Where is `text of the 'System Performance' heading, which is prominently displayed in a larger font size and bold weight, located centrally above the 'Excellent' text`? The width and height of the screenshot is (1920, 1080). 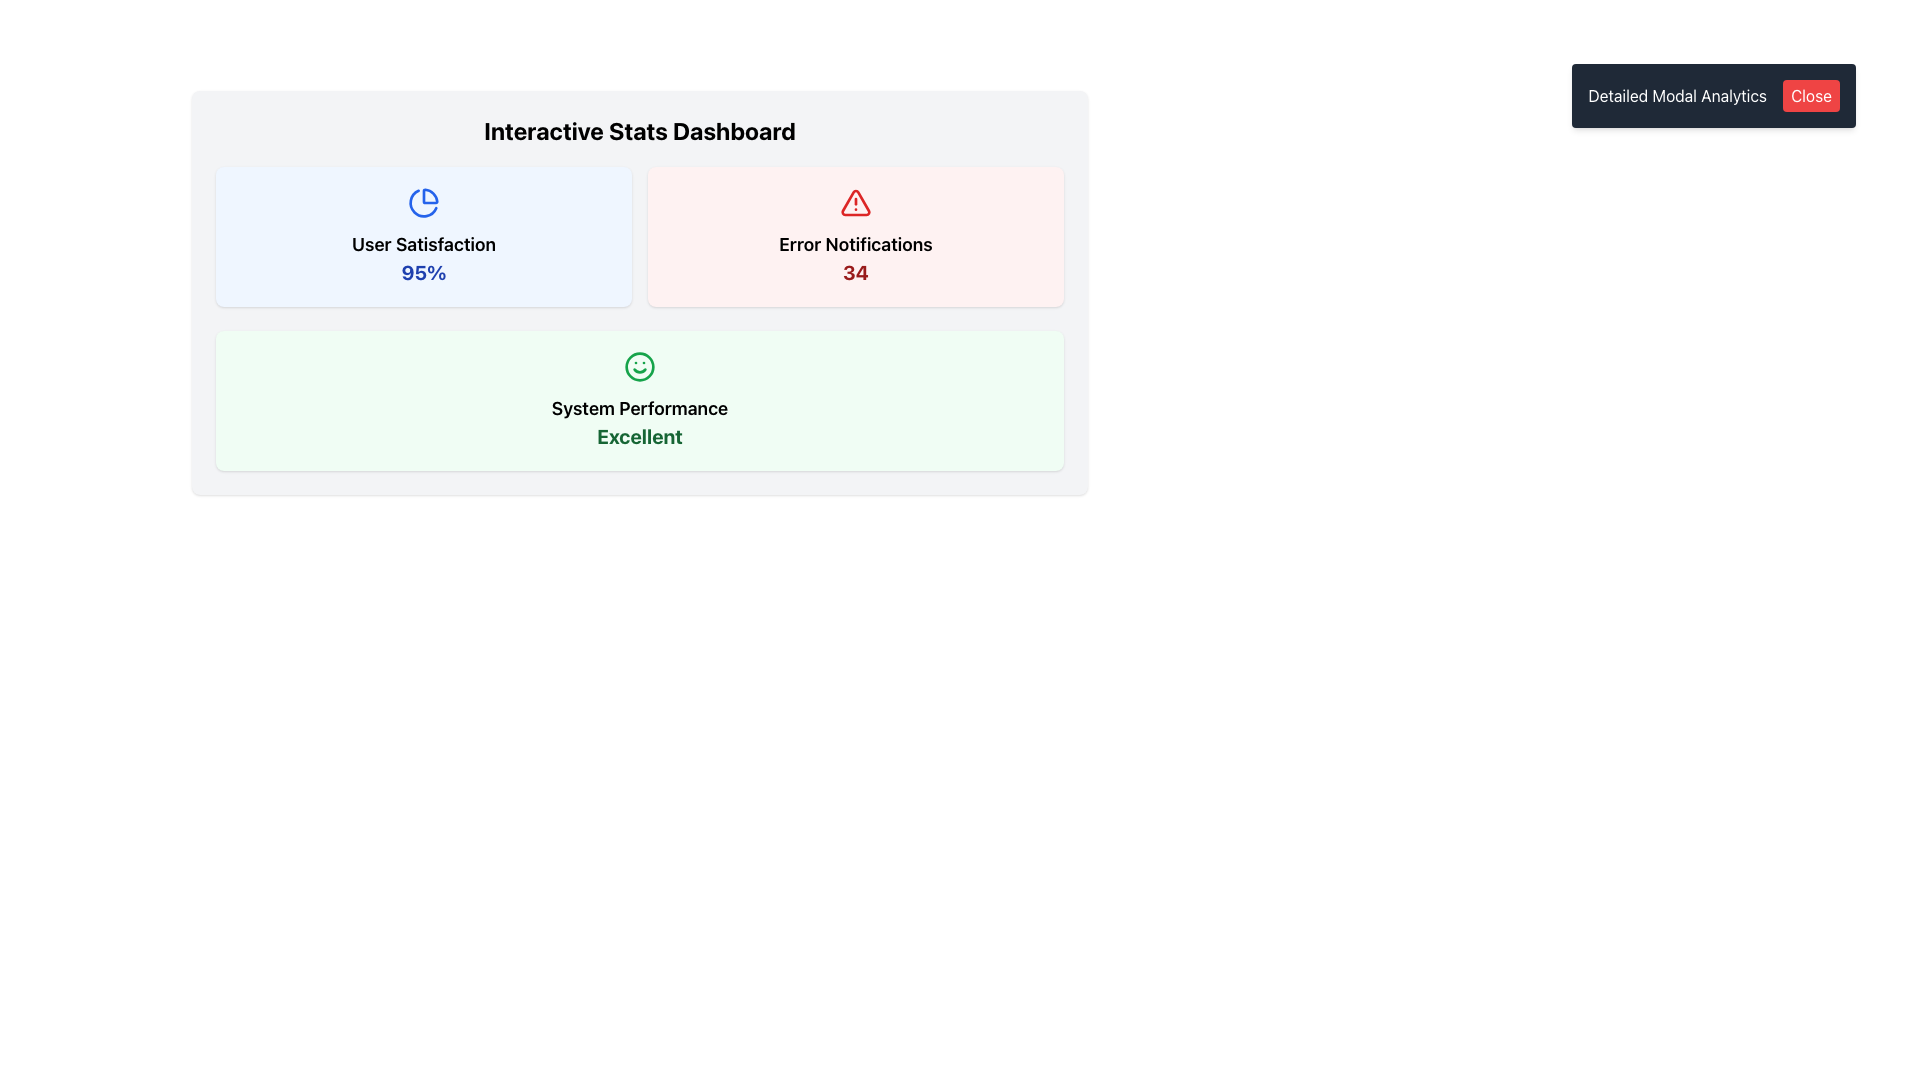 text of the 'System Performance' heading, which is prominently displayed in a larger font size and bold weight, located centrally above the 'Excellent' text is located at coordinates (638, 407).